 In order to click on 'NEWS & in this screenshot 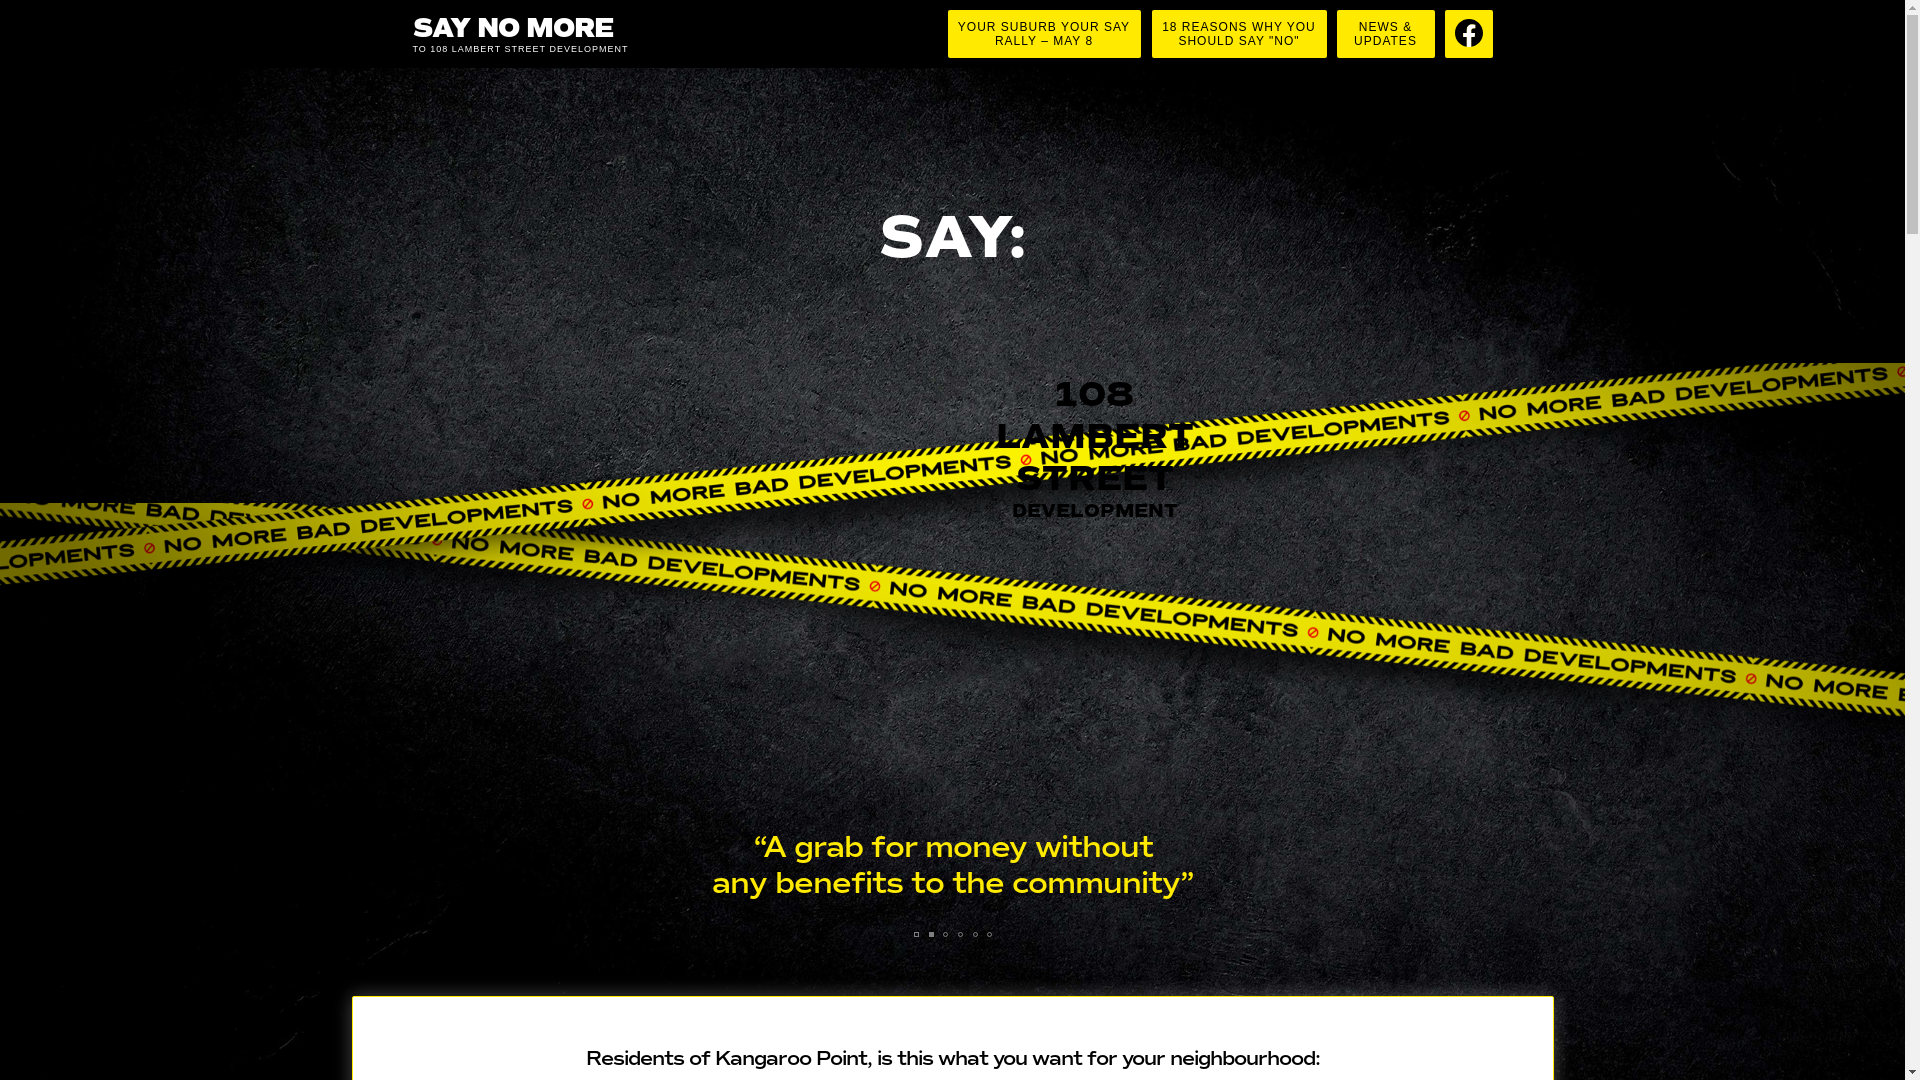, I will do `click(1384, 34)`.